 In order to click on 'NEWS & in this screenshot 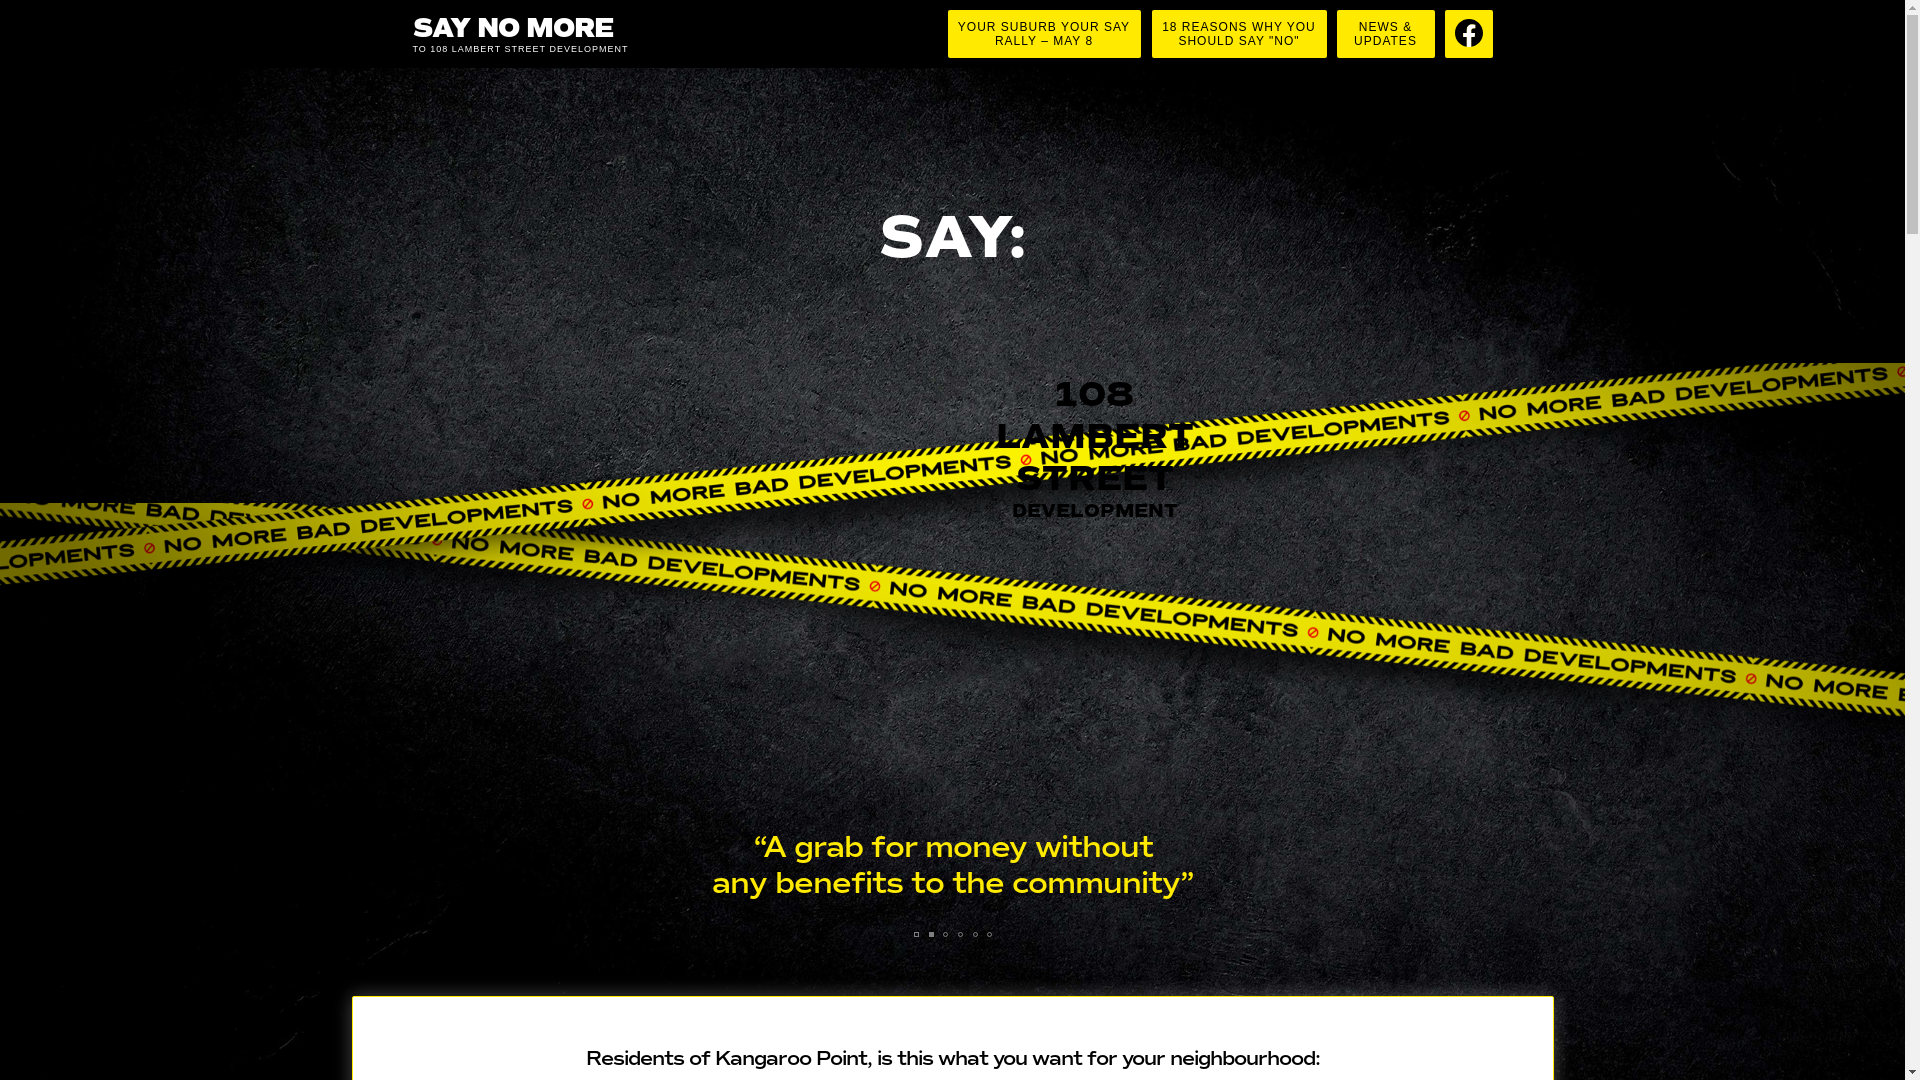, I will do `click(1384, 34)`.